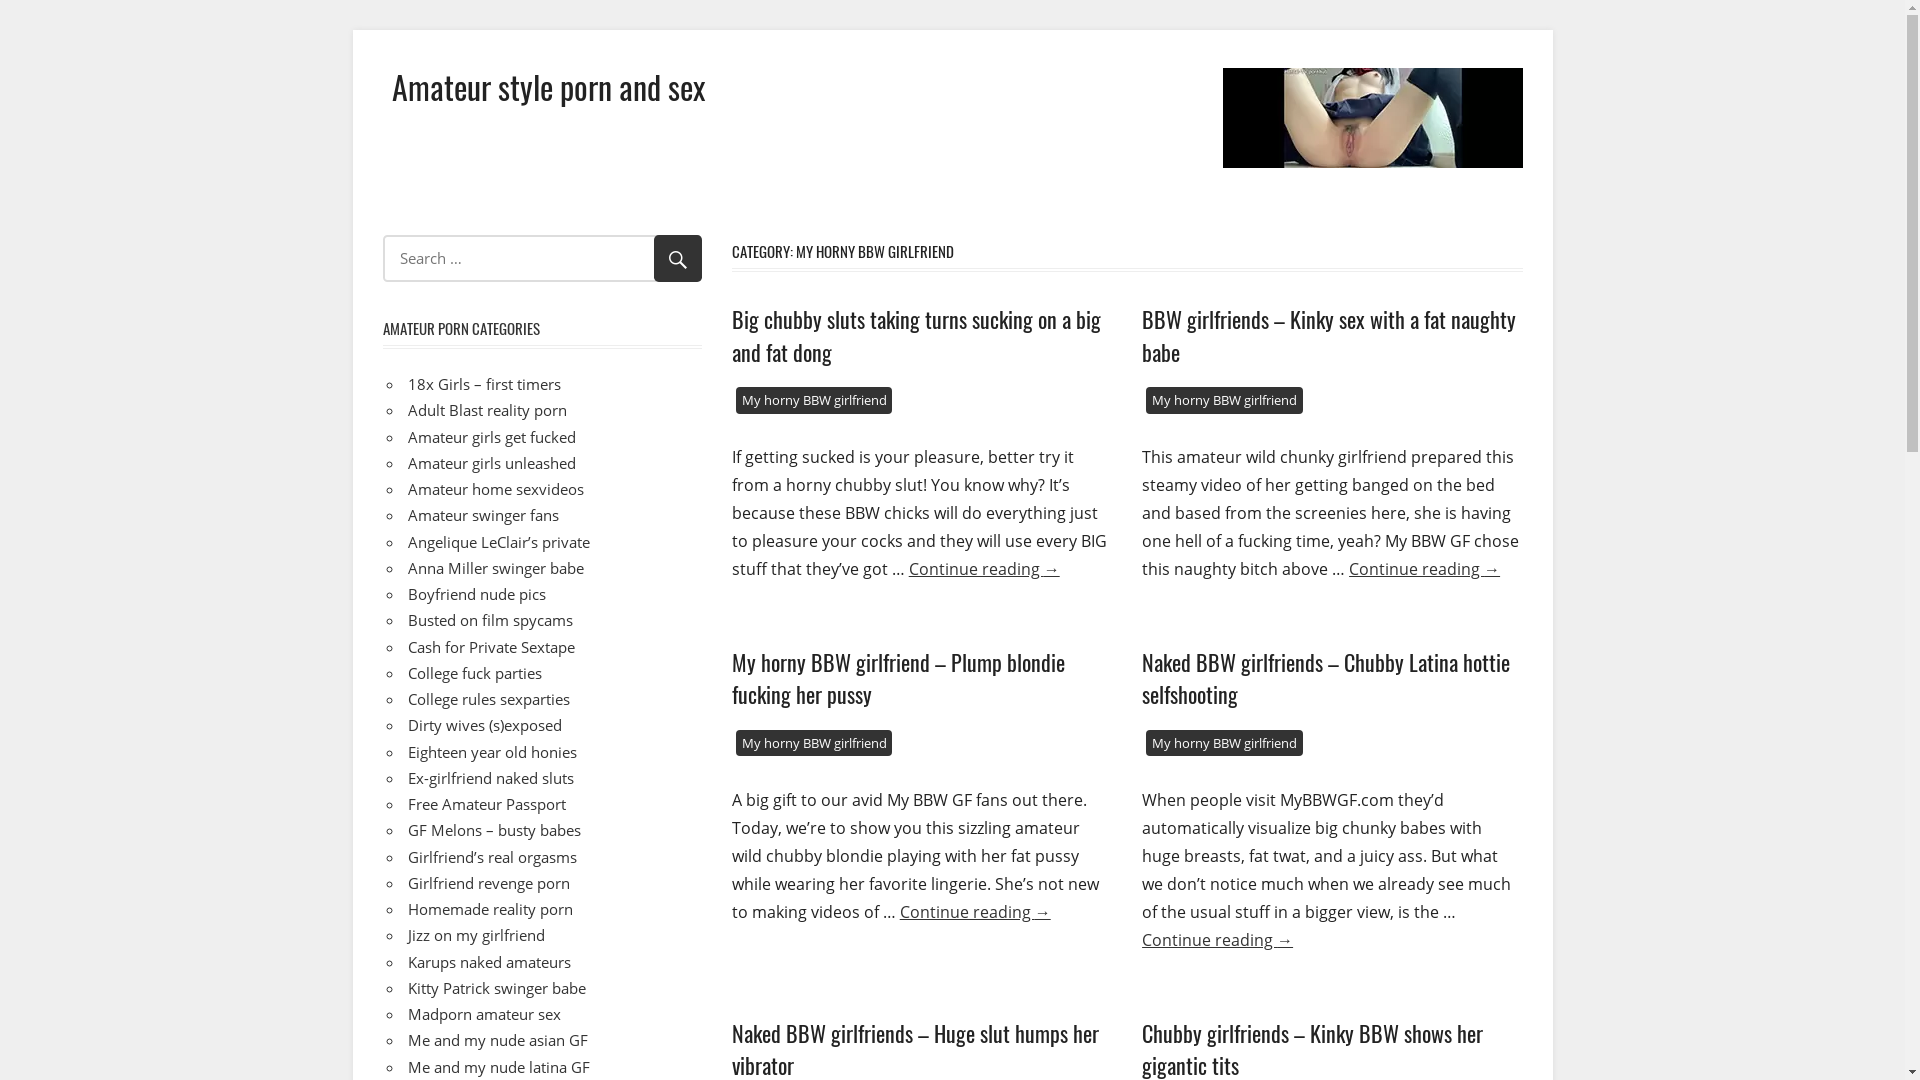 This screenshot has width=1920, height=1080. I want to click on 'Karups naked amateurs', so click(489, 960).